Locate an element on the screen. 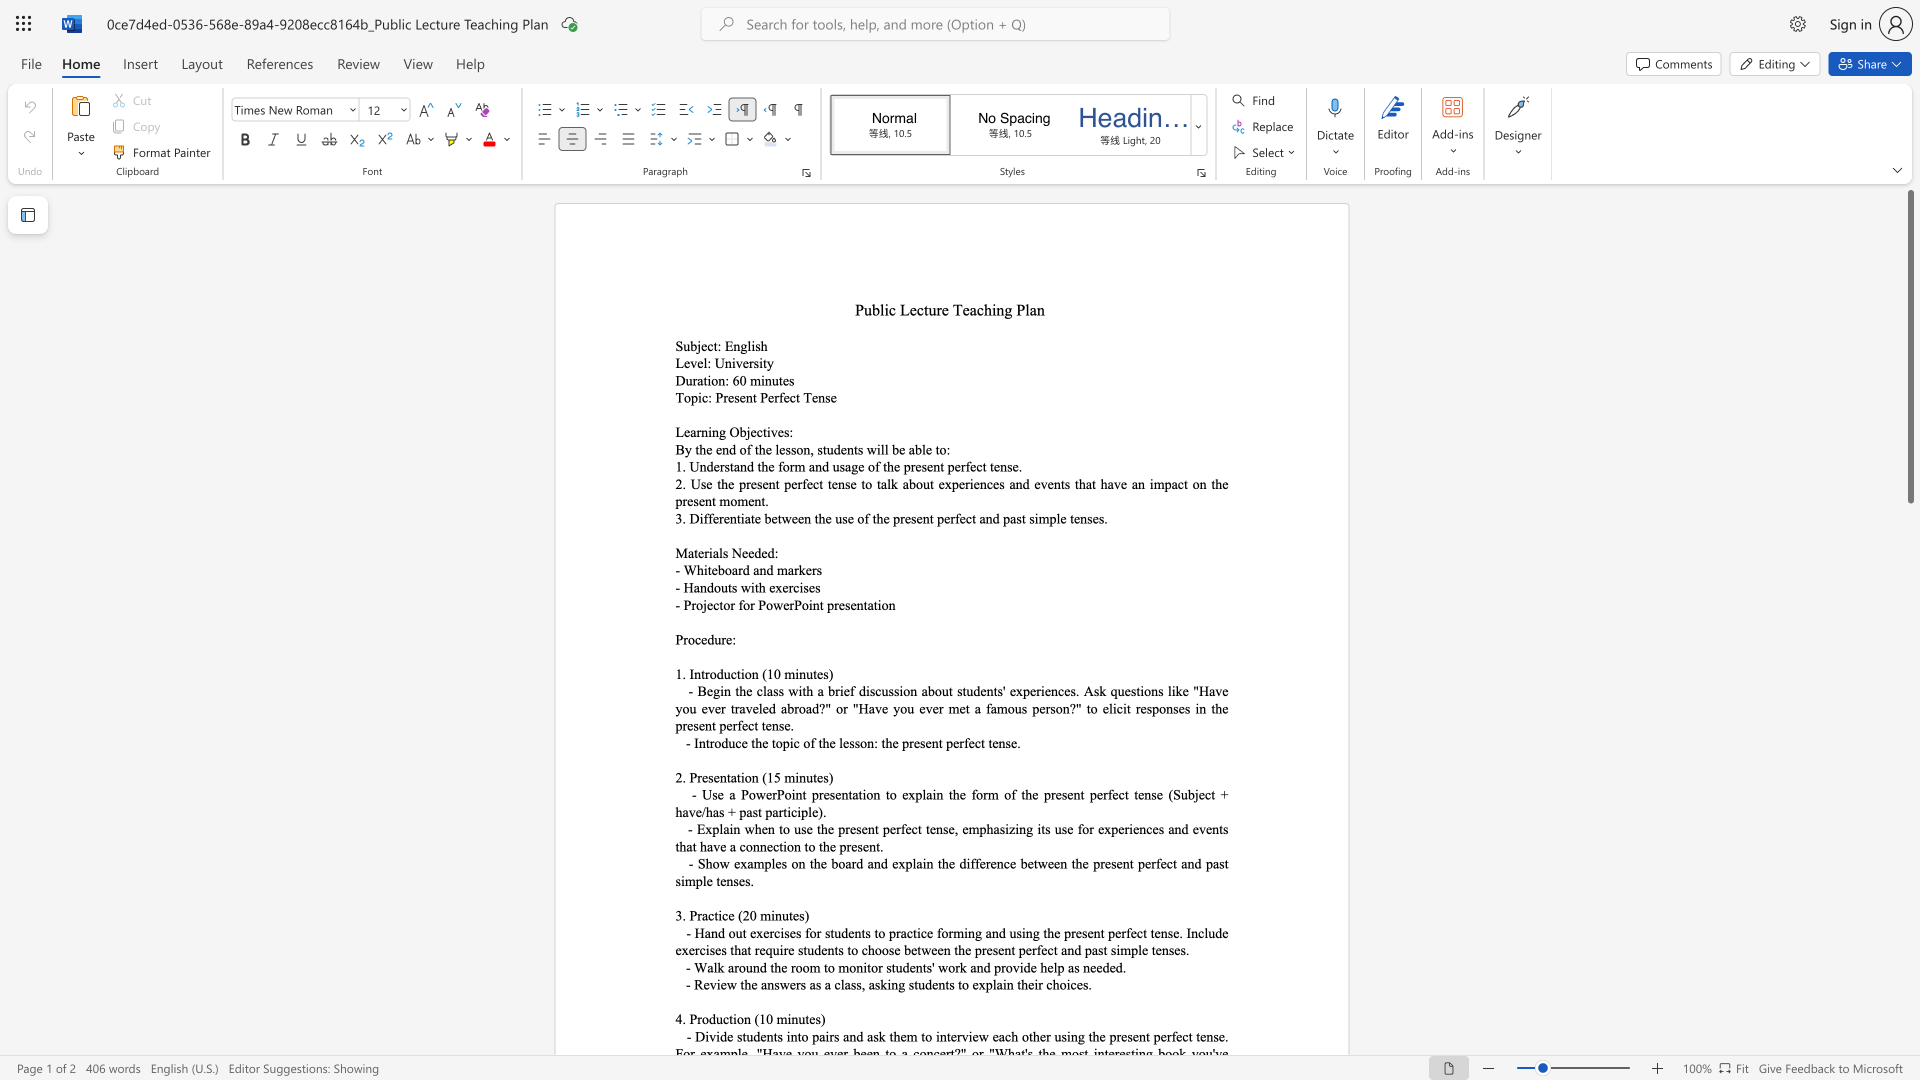 The width and height of the screenshot is (1920, 1080). the right-hand scrollbar to descend the page is located at coordinates (1909, 929).